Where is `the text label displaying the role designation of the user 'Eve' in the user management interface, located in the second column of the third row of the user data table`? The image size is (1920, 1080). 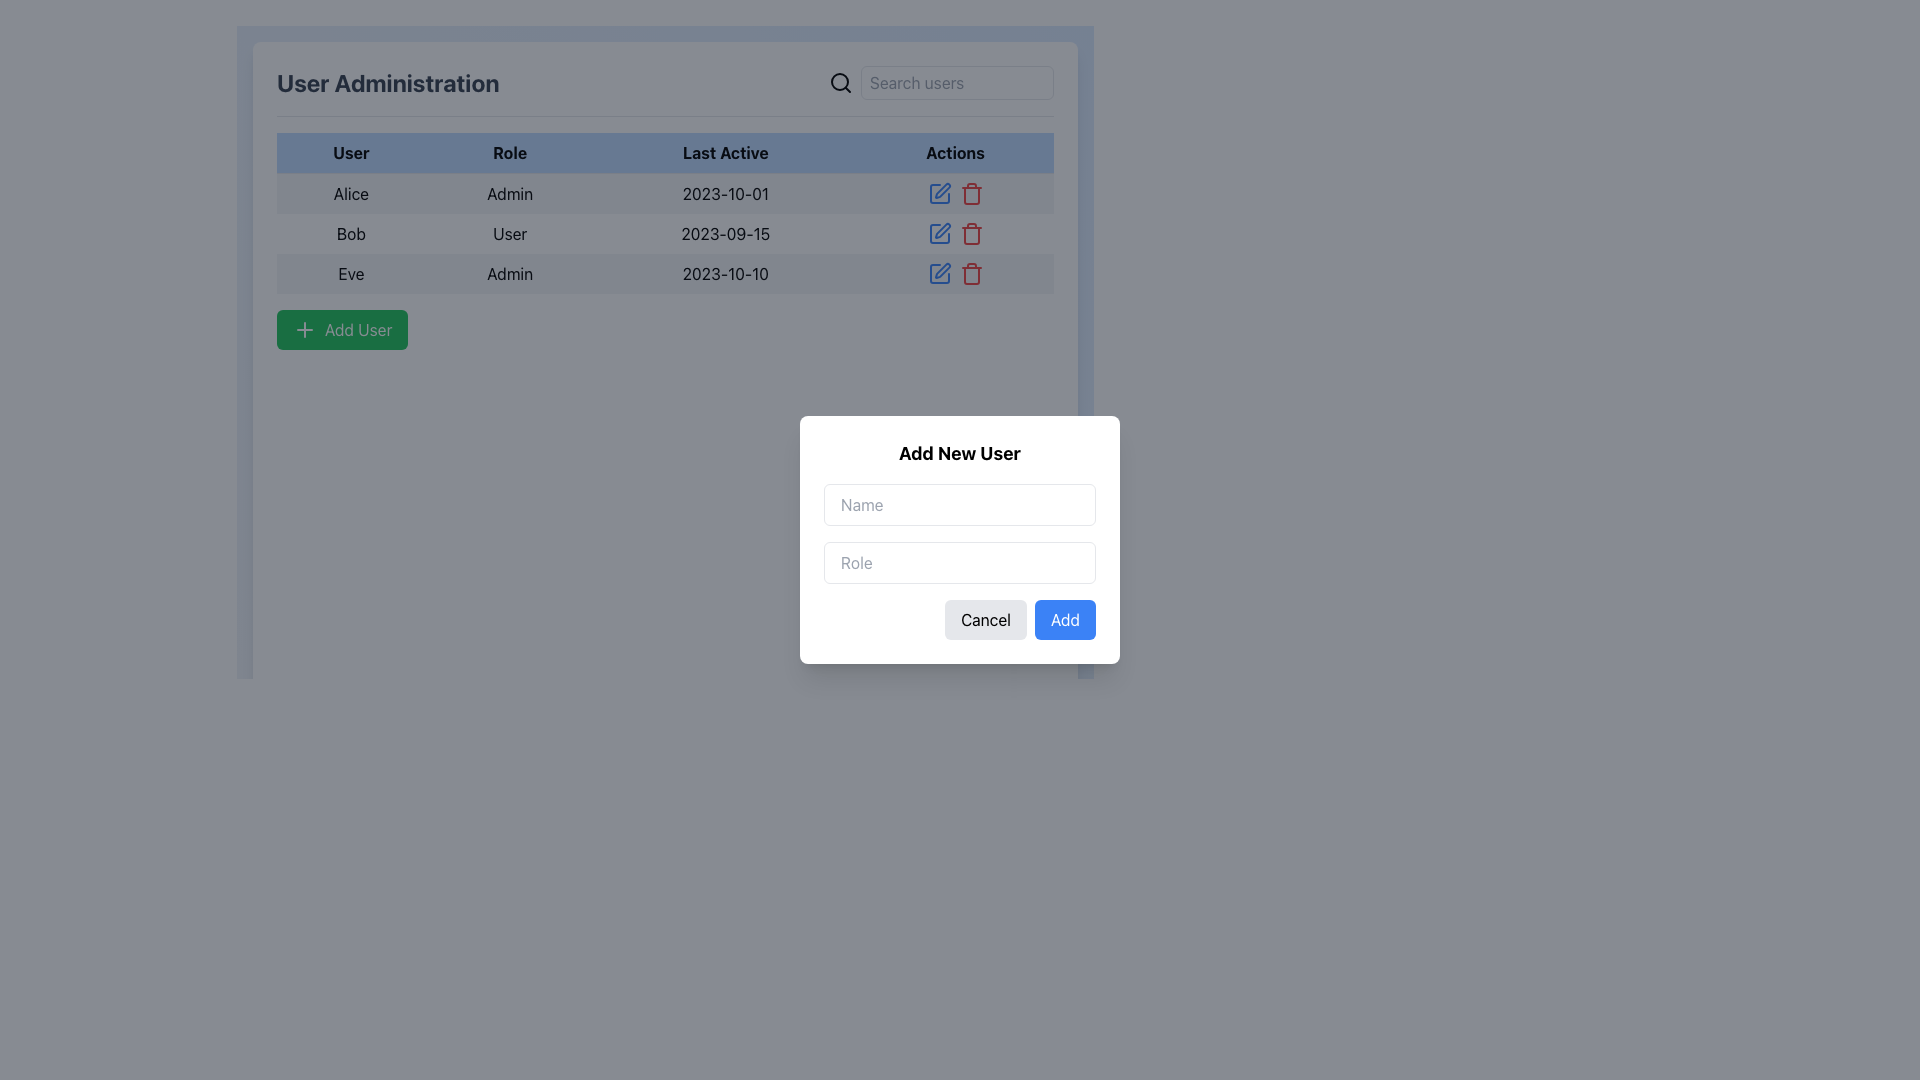 the text label displaying the role designation of the user 'Eve' in the user management interface, located in the second column of the third row of the user data table is located at coordinates (510, 273).